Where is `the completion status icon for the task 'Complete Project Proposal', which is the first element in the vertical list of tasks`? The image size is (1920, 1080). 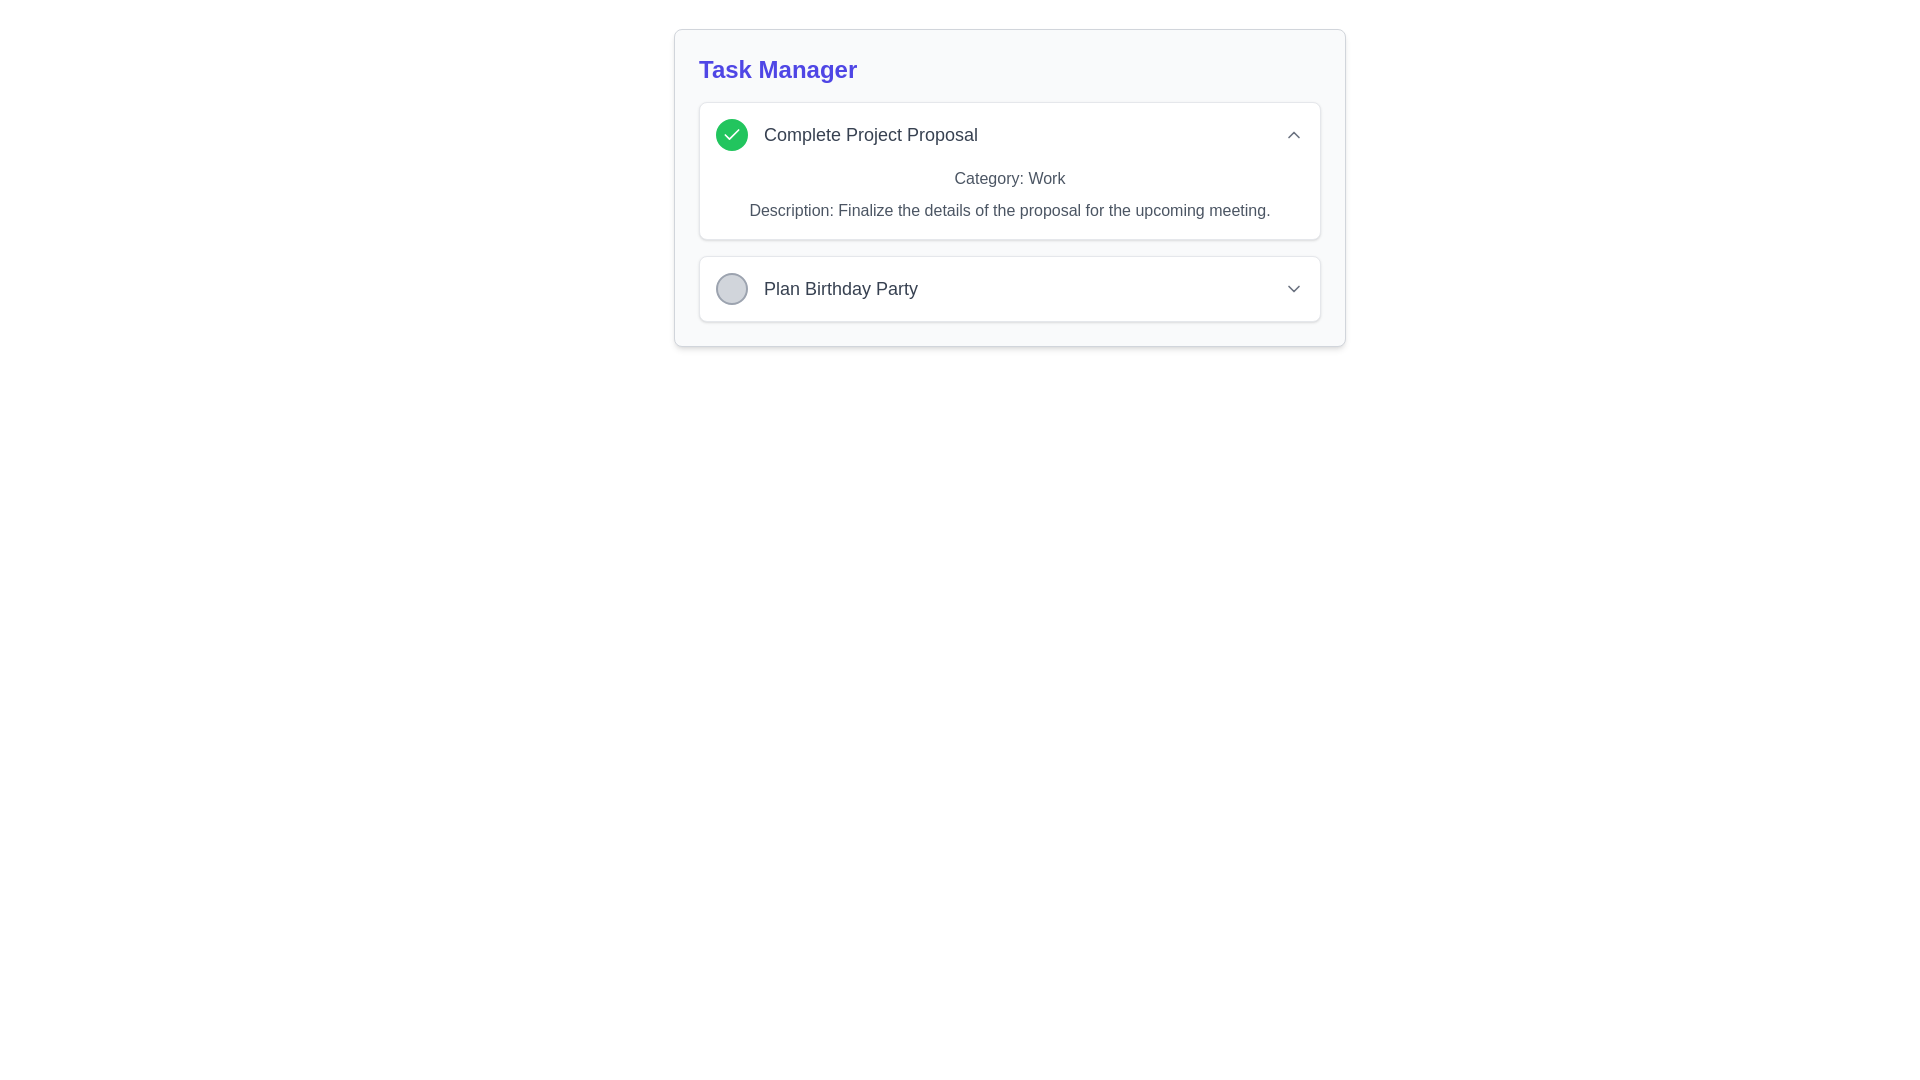
the completion status icon for the task 'Complete Project Proposal', which is the first element in the vertical list of tasks is located at coordinates (730, 135).